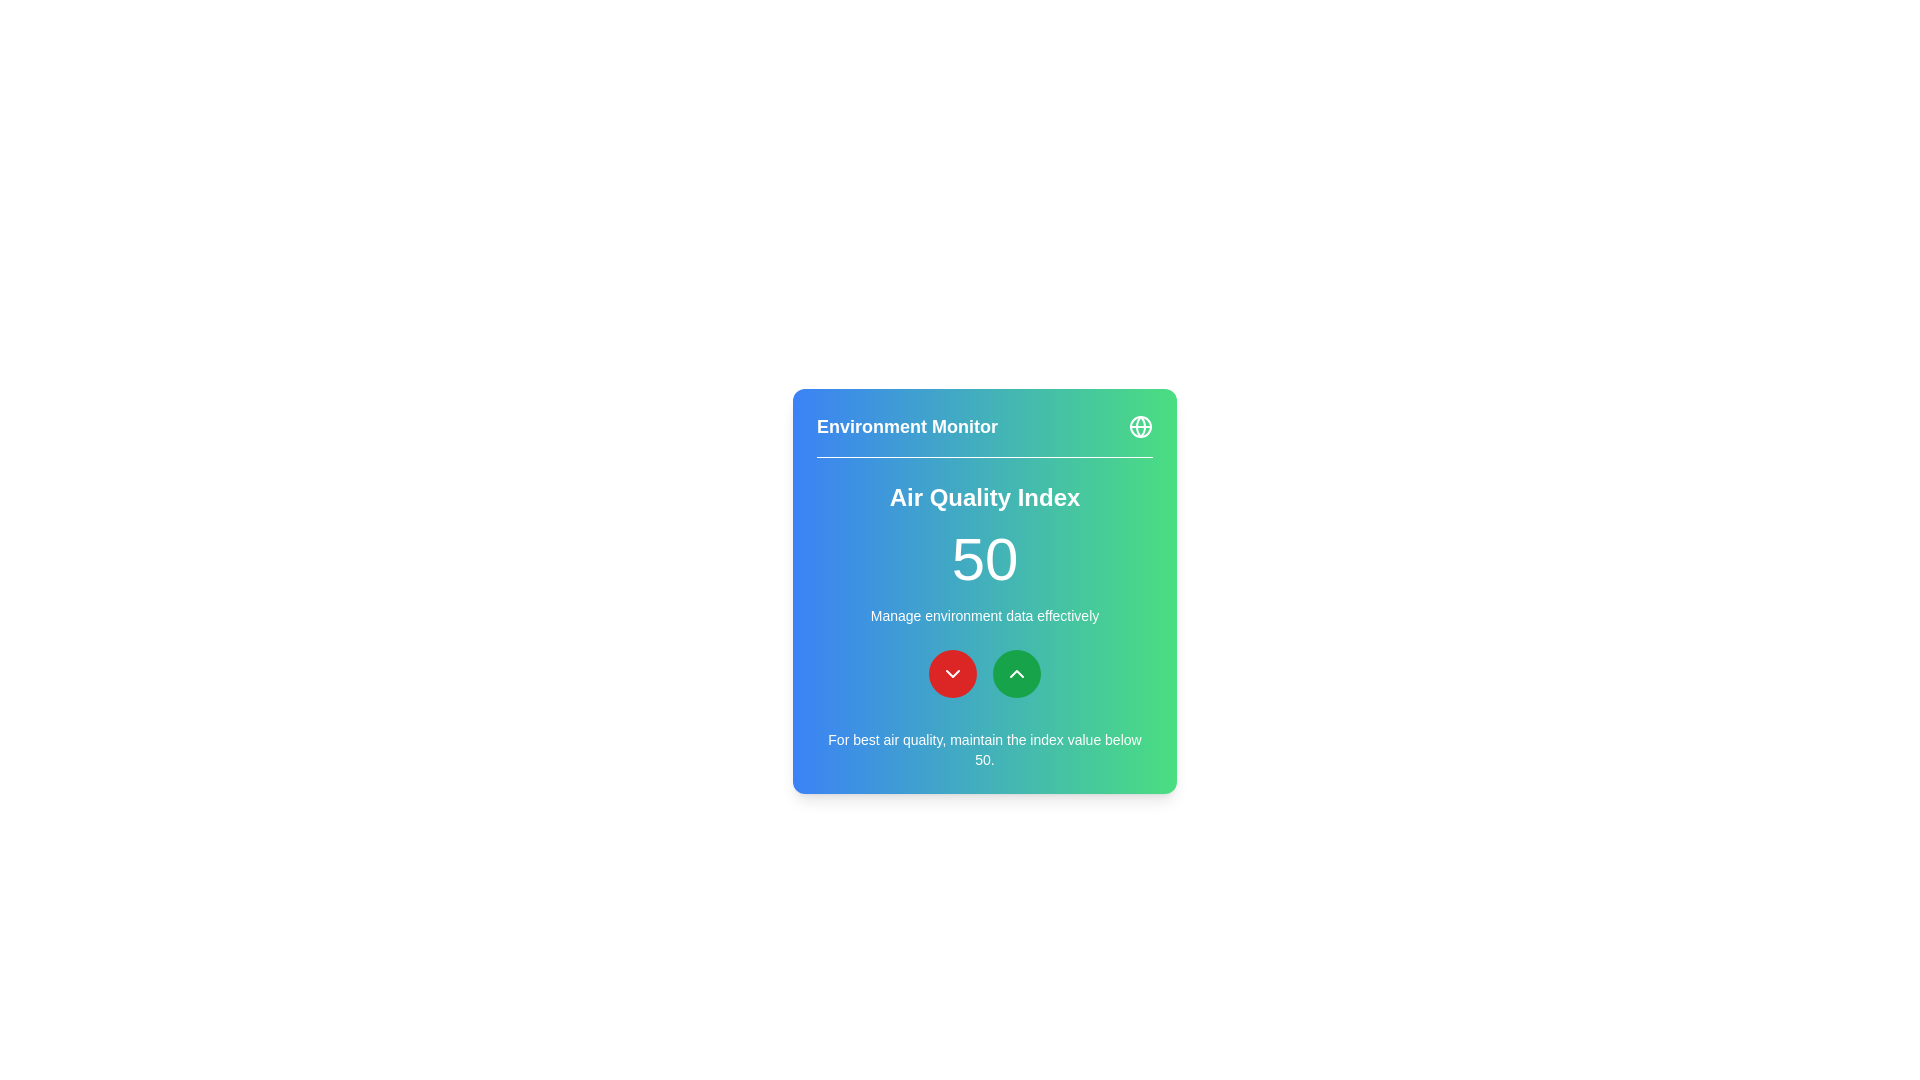 Image resolution: width=1920 pixels, height=1080 pixels. Describe the element at coordinates (984, 674) in the screenshot. I see `either button in the horizontal button group below the 'Air Quality Index' value to interact with its associated function` at that location.